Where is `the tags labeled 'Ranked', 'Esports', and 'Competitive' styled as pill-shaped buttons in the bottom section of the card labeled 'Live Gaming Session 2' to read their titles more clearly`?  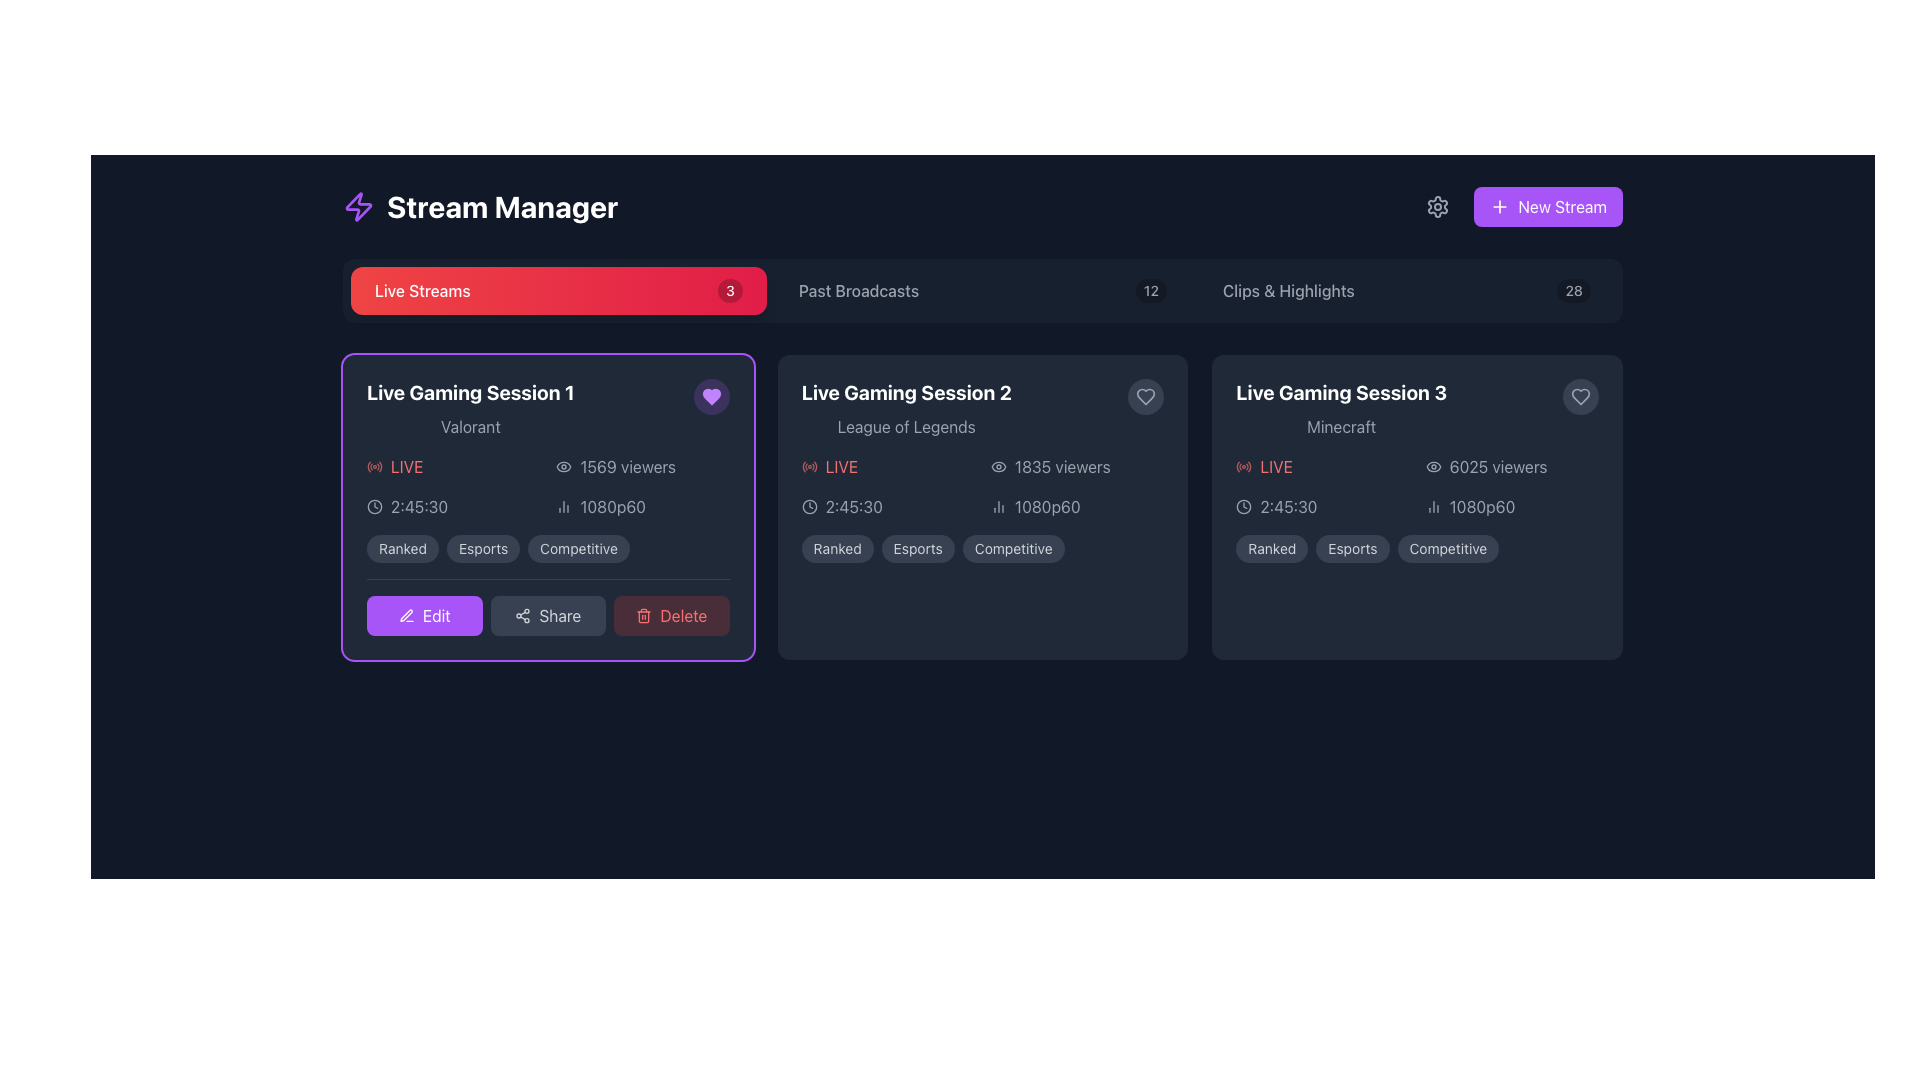
the tags labeled 'Ranked', 'Esports', and 'Competitive' styled as pill-shaped buttons in the bottom section of the card labeled 'Live Gaming Session 2' to read their titles more clearly is located at coordinates (983, 548).